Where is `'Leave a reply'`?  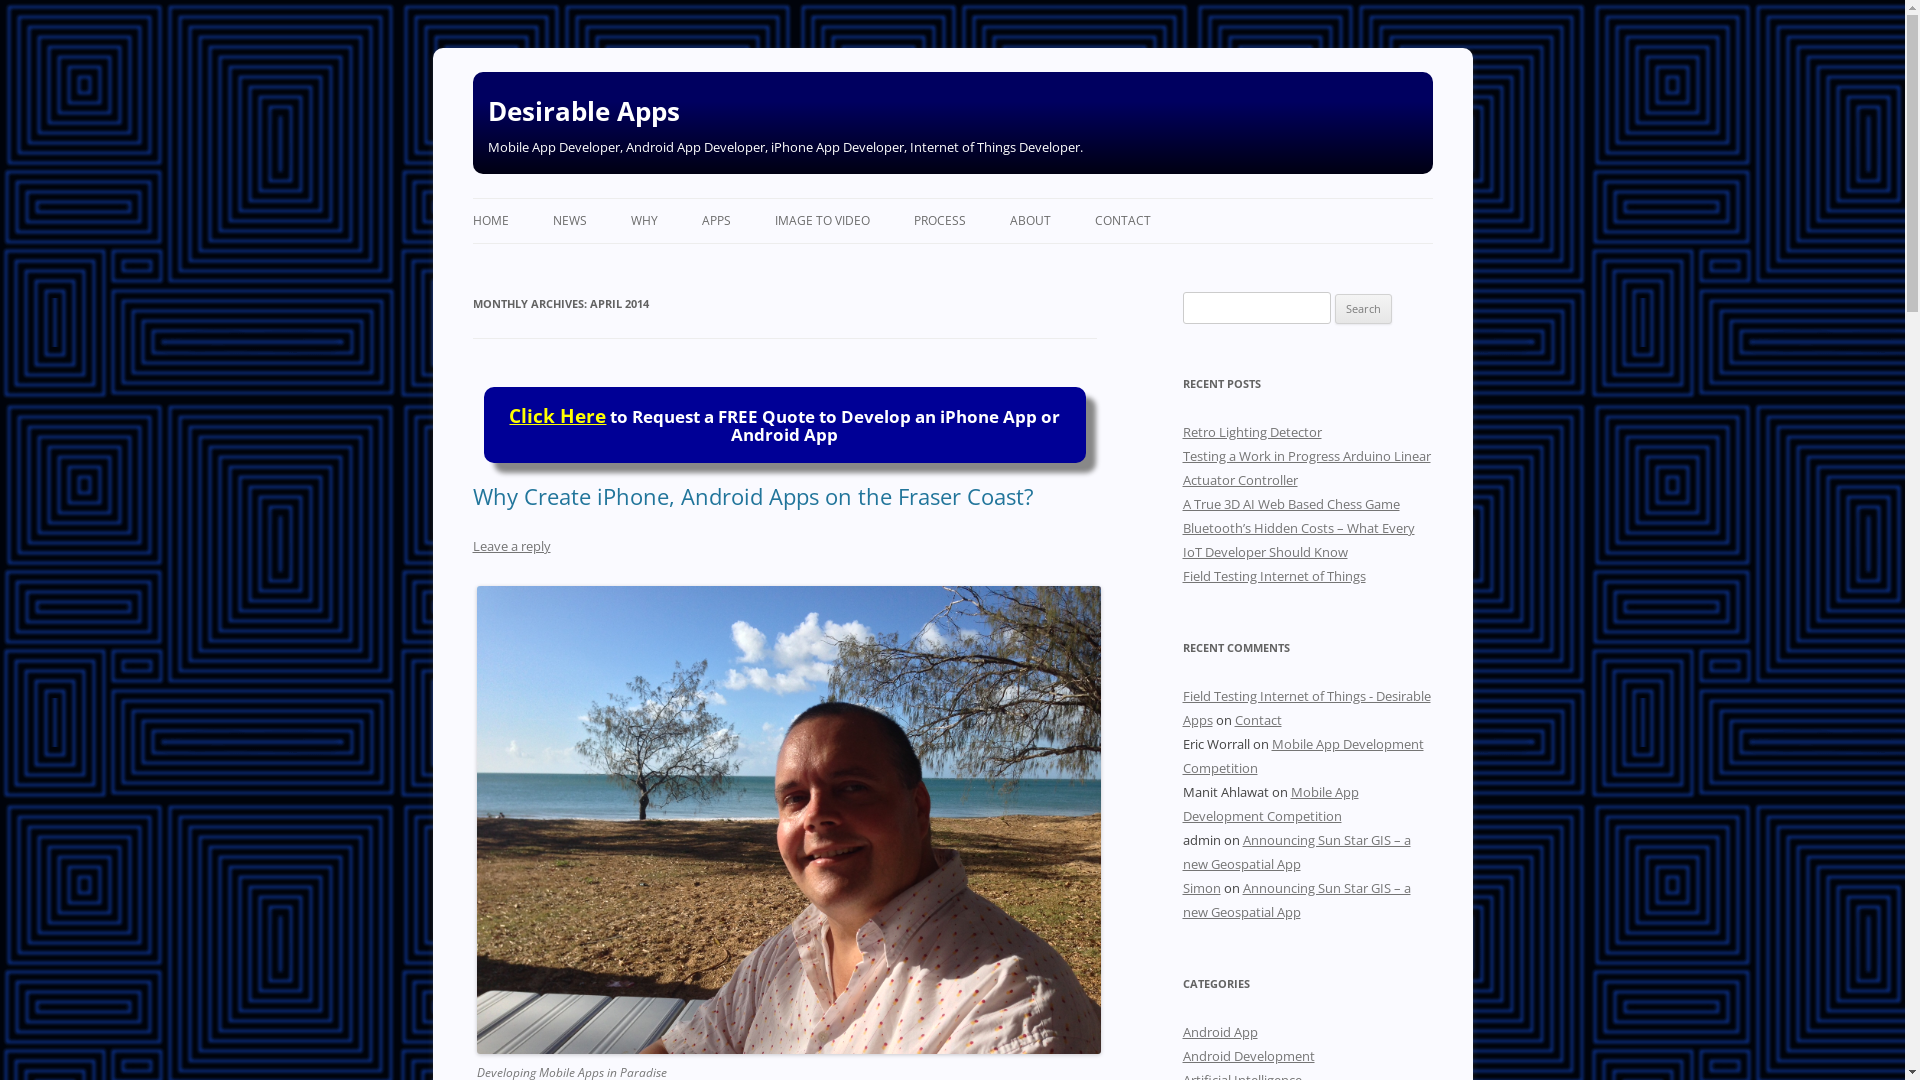 'Leave a reply' is located at coordinates (510, 546).